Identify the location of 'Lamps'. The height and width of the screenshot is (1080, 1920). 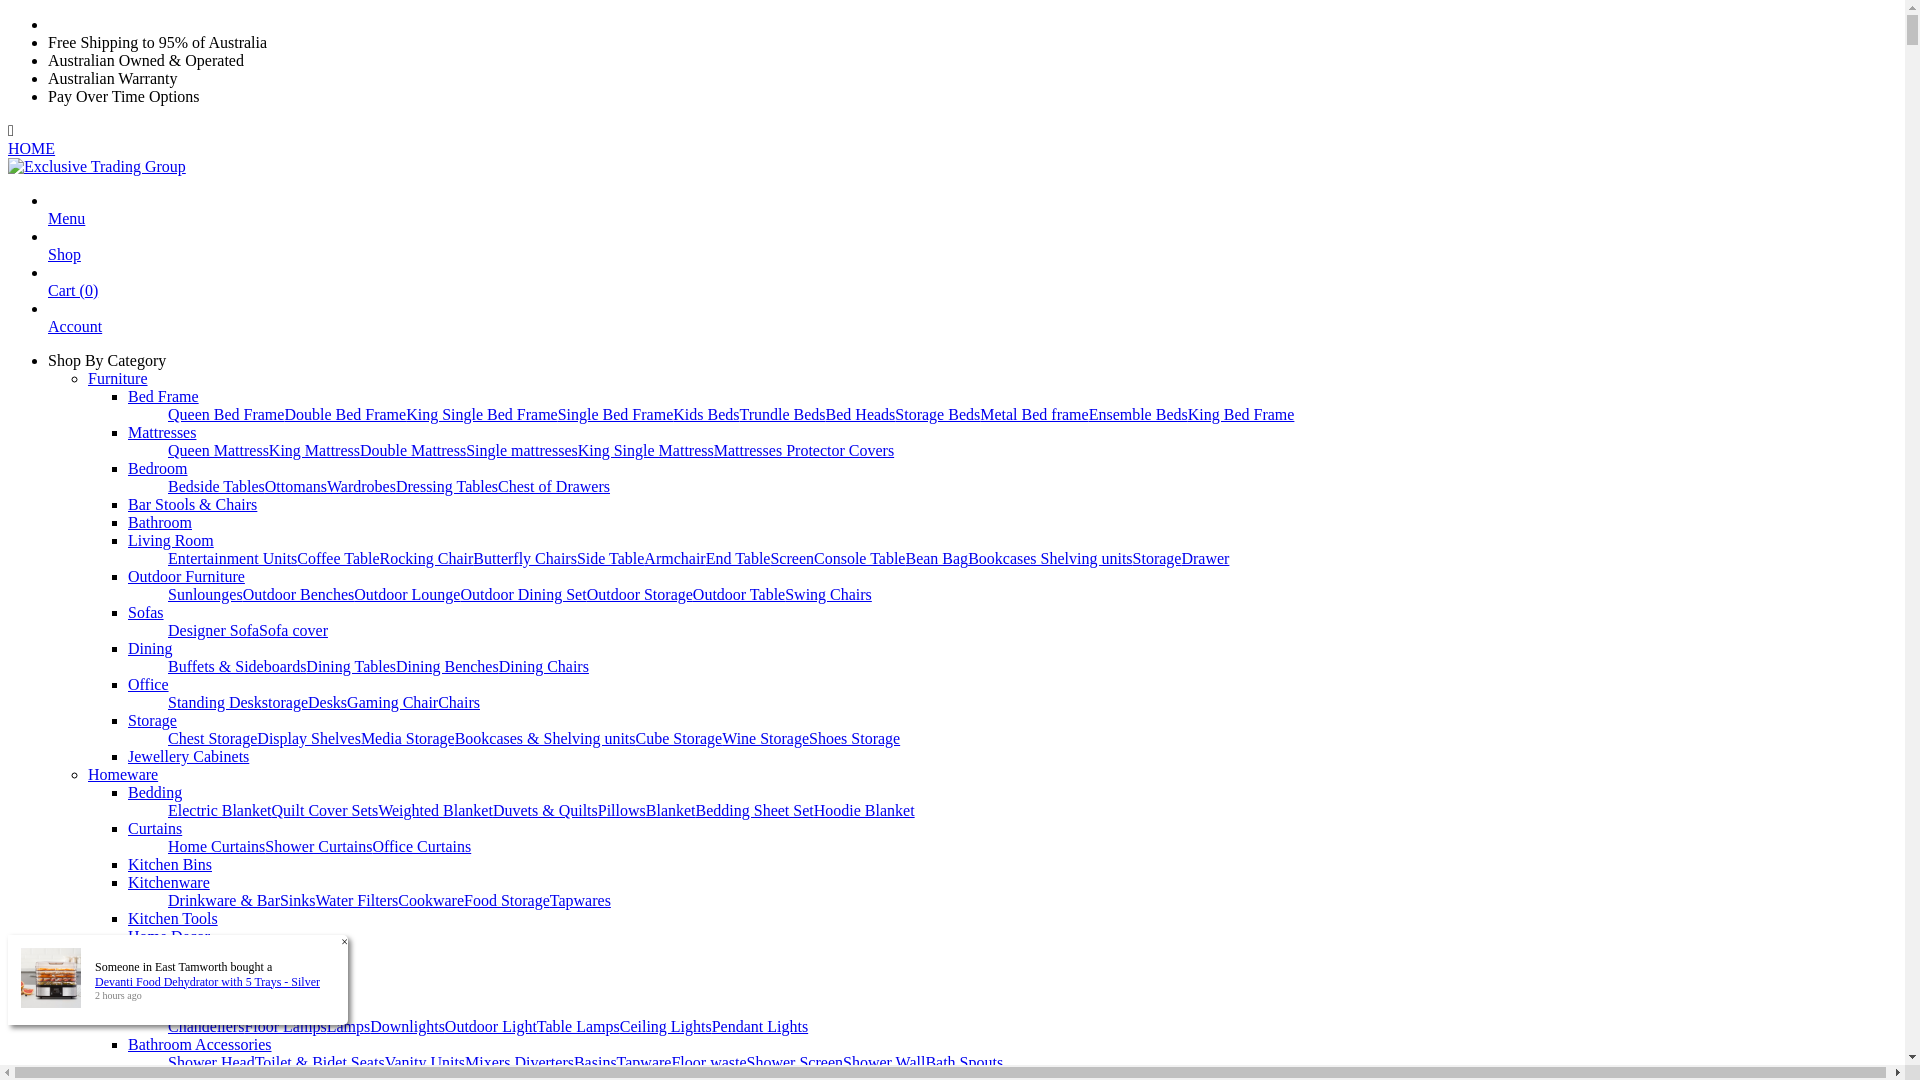
(349, 1026).